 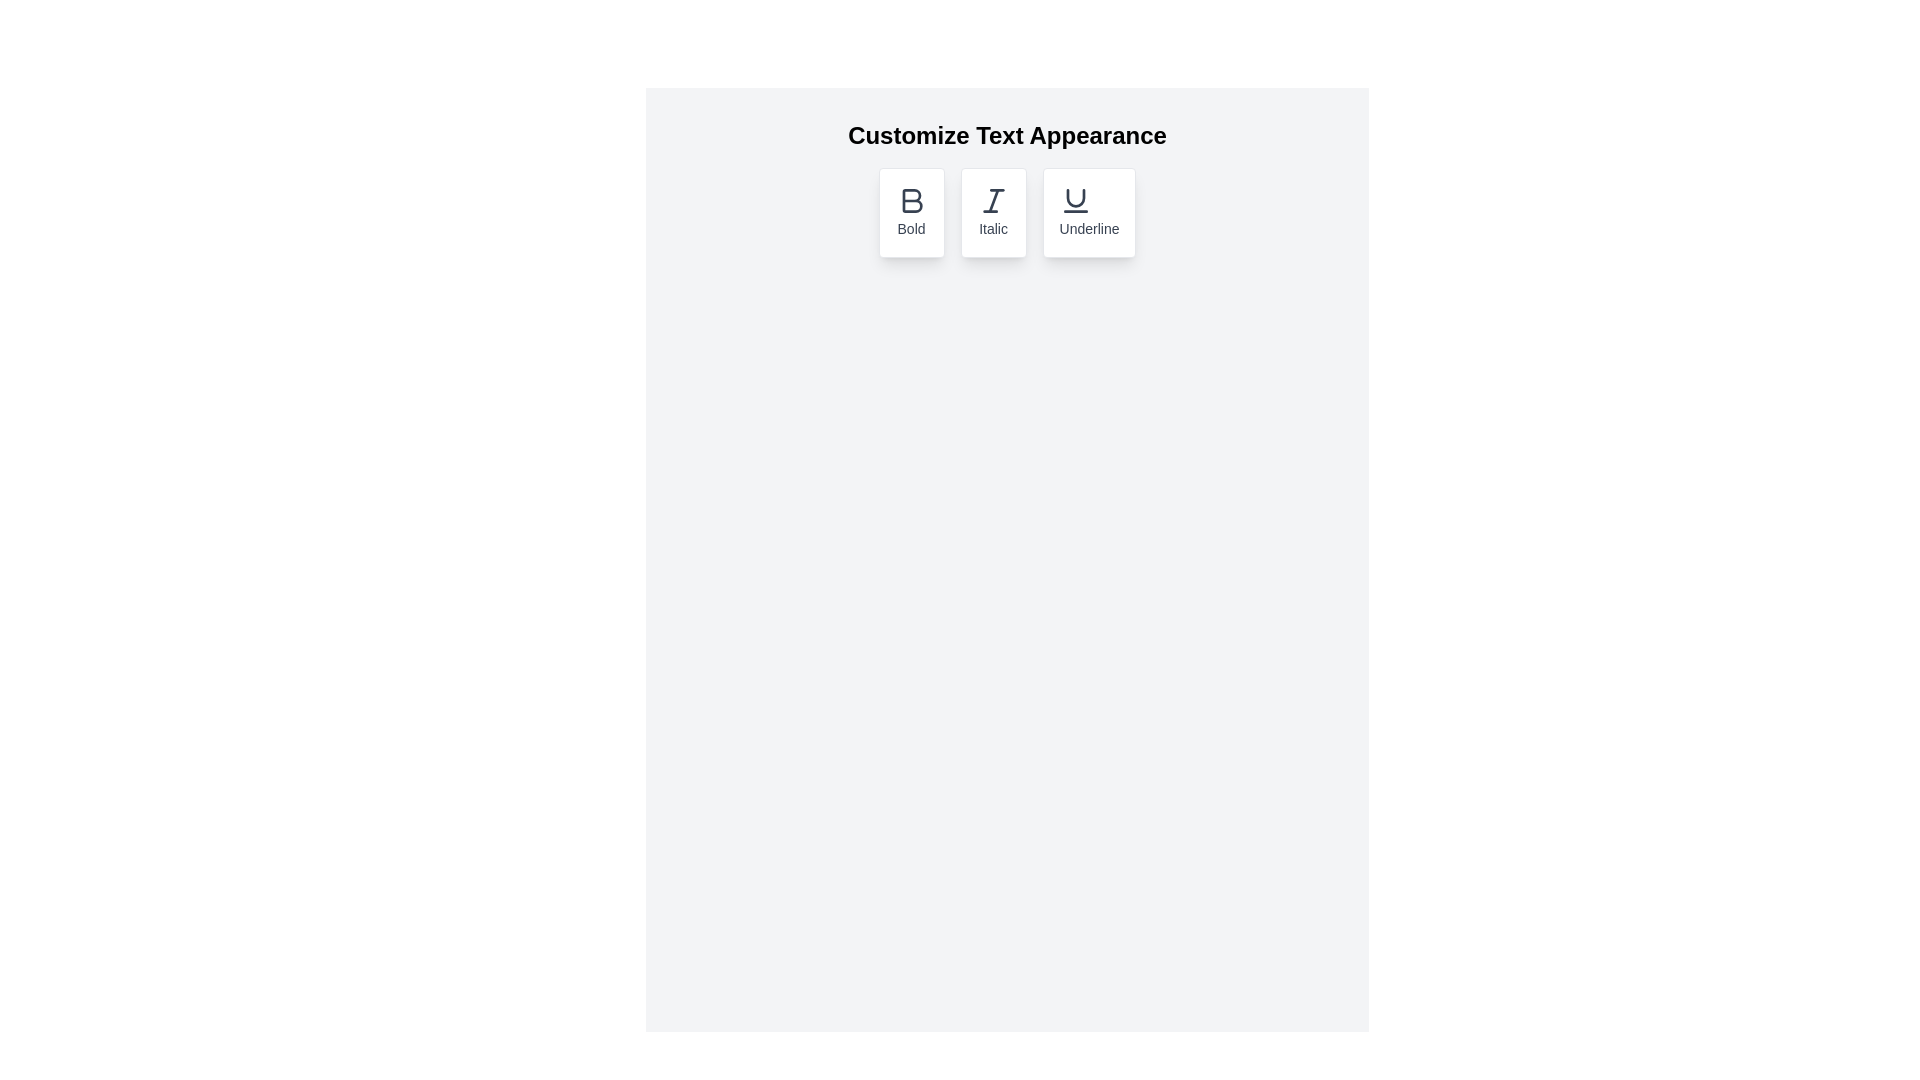 I want to click on the 'Italic' button to toggle the italic formatting option, so click(x=993, y=212).